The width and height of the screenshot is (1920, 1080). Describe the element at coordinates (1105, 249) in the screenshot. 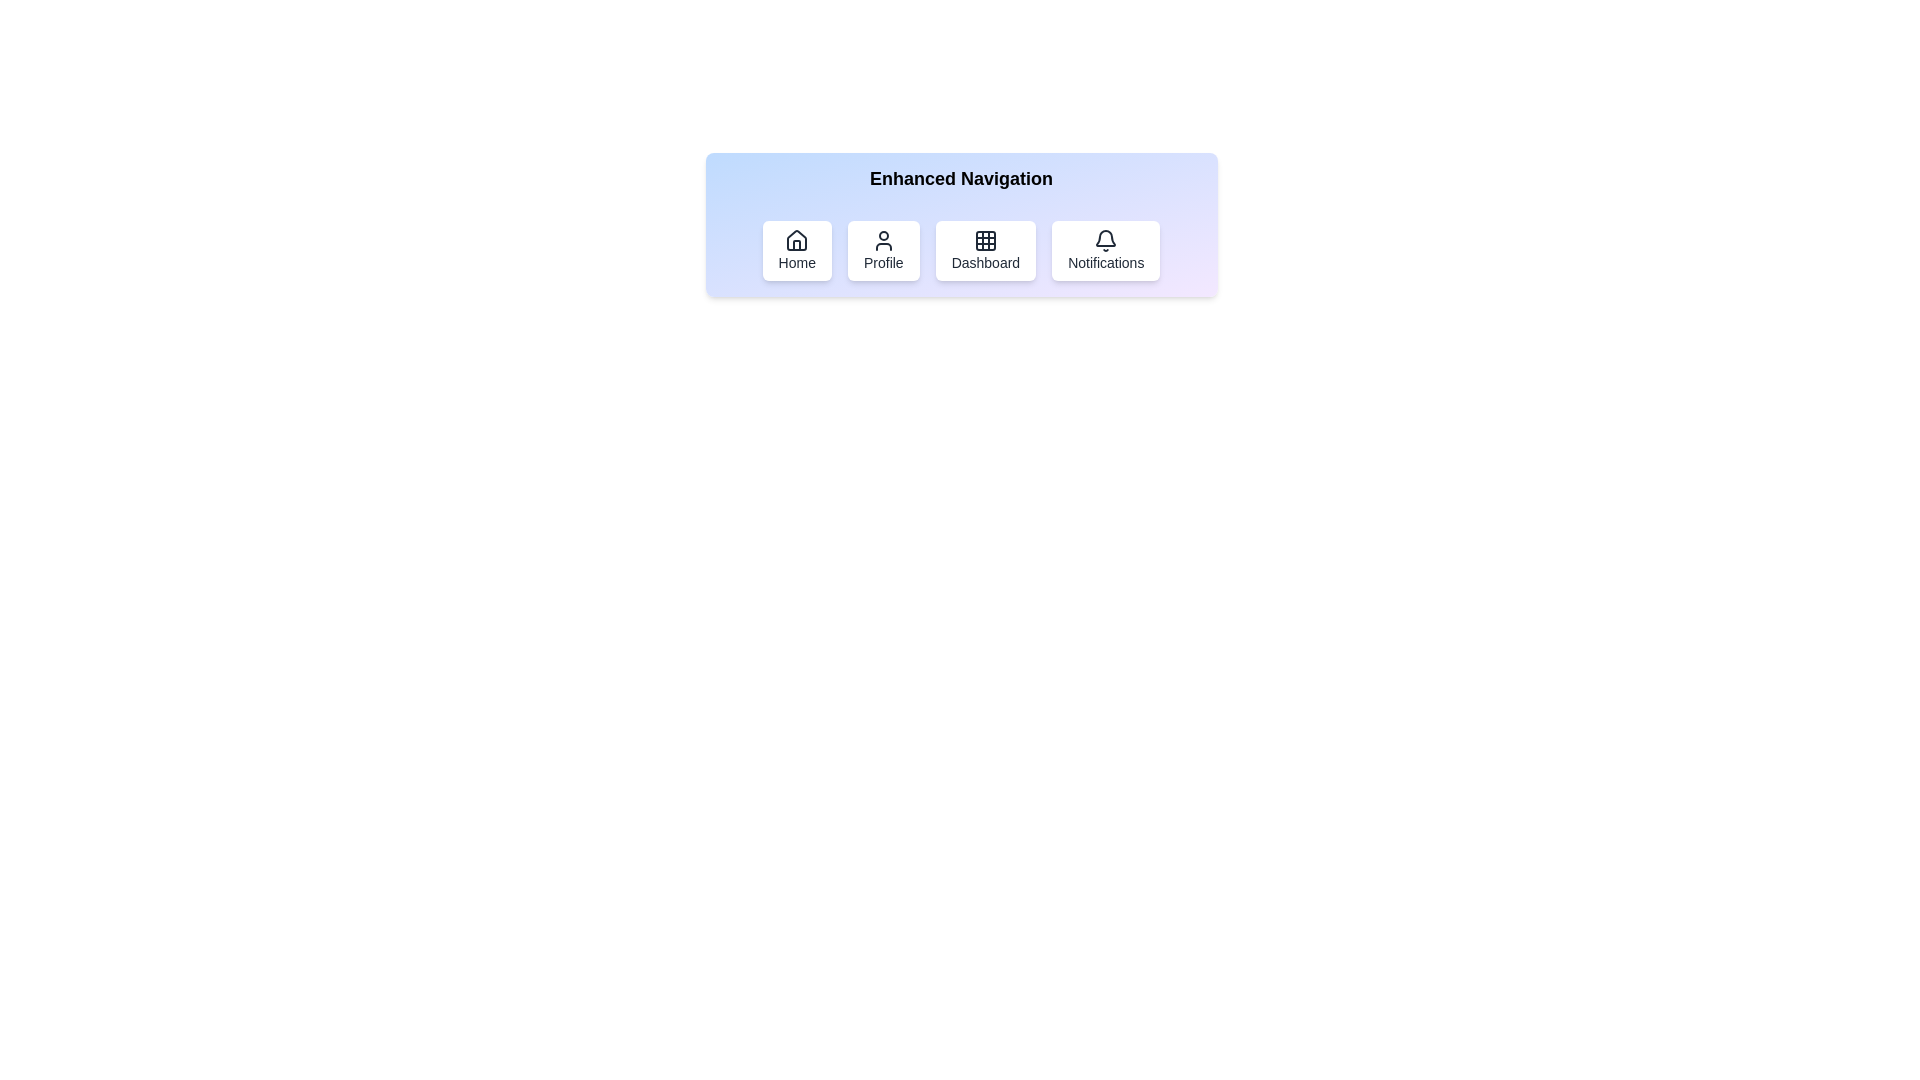

I see `the 'Notifications' button, which is a white rounded rectangle with a black bell icon and dark gray text beneath it, located at the far-right of the navigation buttons` at that location.